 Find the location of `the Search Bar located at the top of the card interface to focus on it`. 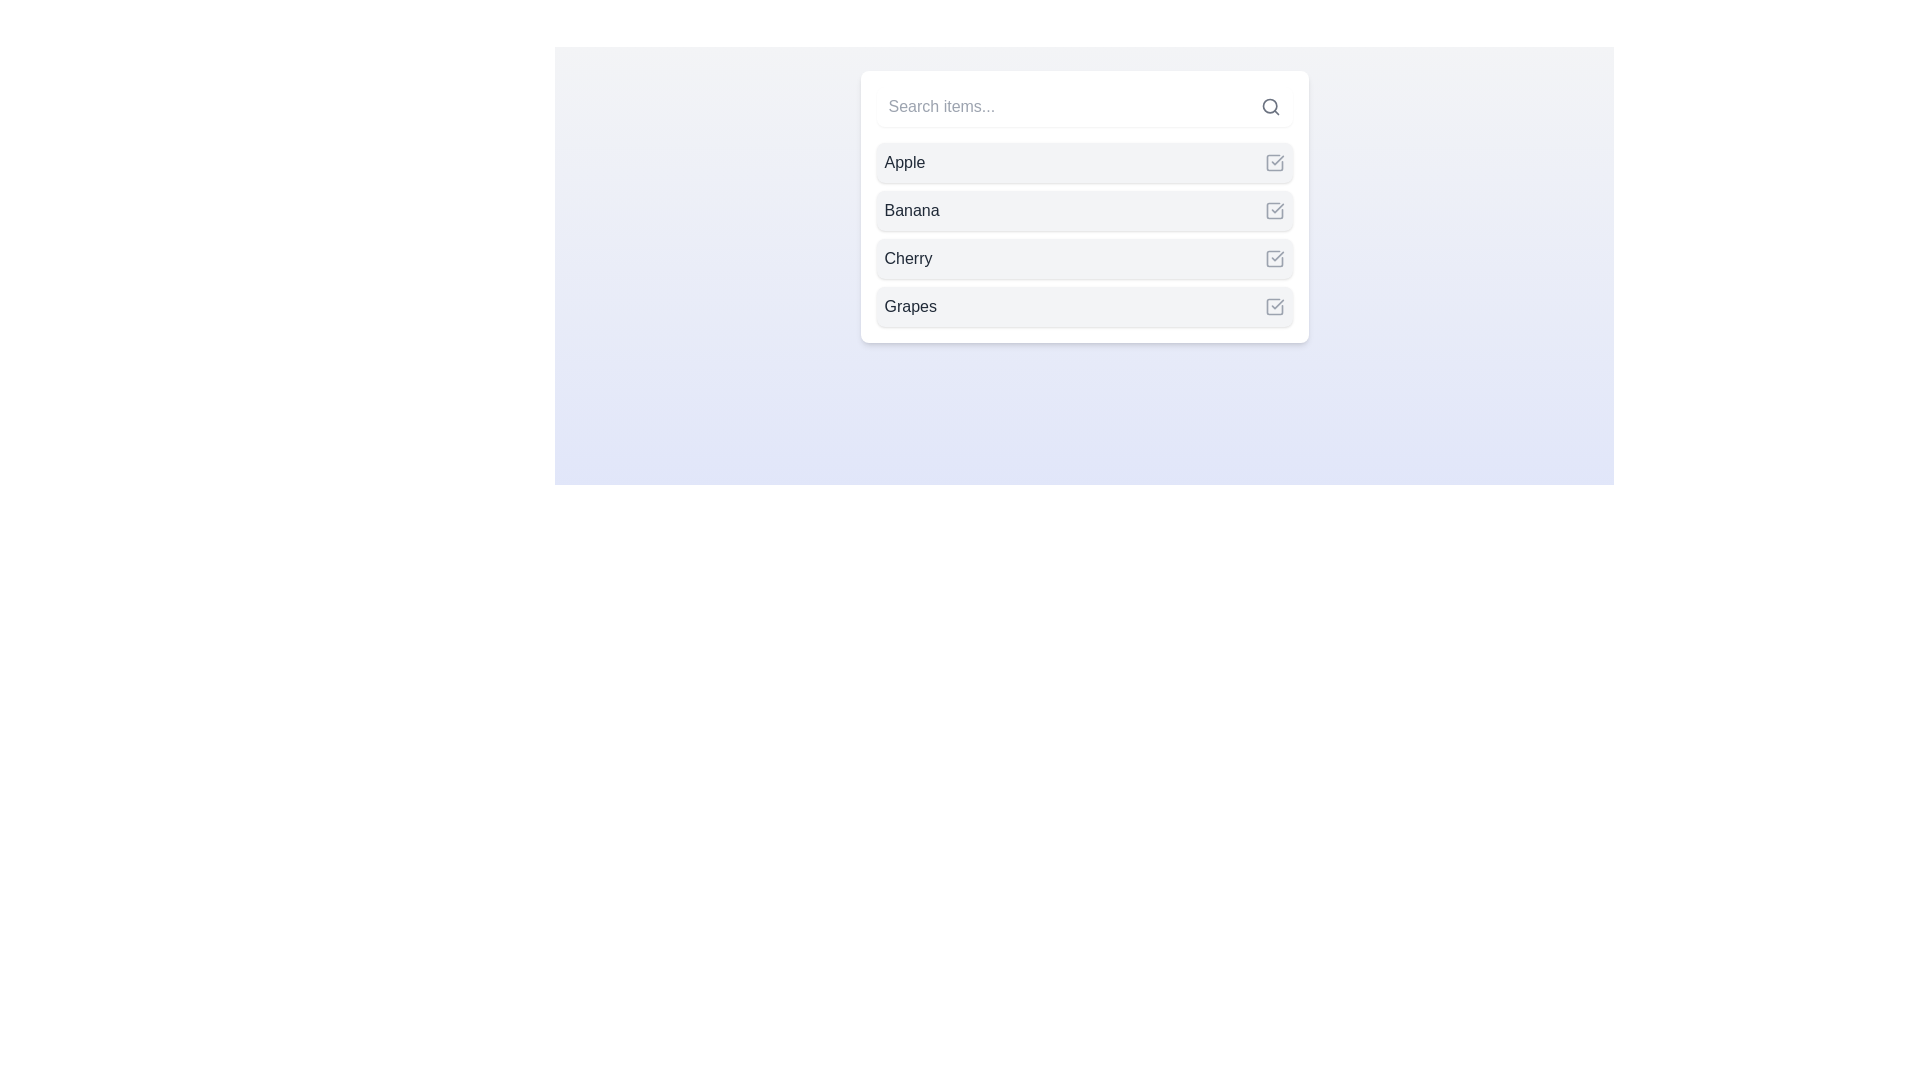

the Search Bar located at the top of the card interface to focus on it is located at coordinates (1083, 107).